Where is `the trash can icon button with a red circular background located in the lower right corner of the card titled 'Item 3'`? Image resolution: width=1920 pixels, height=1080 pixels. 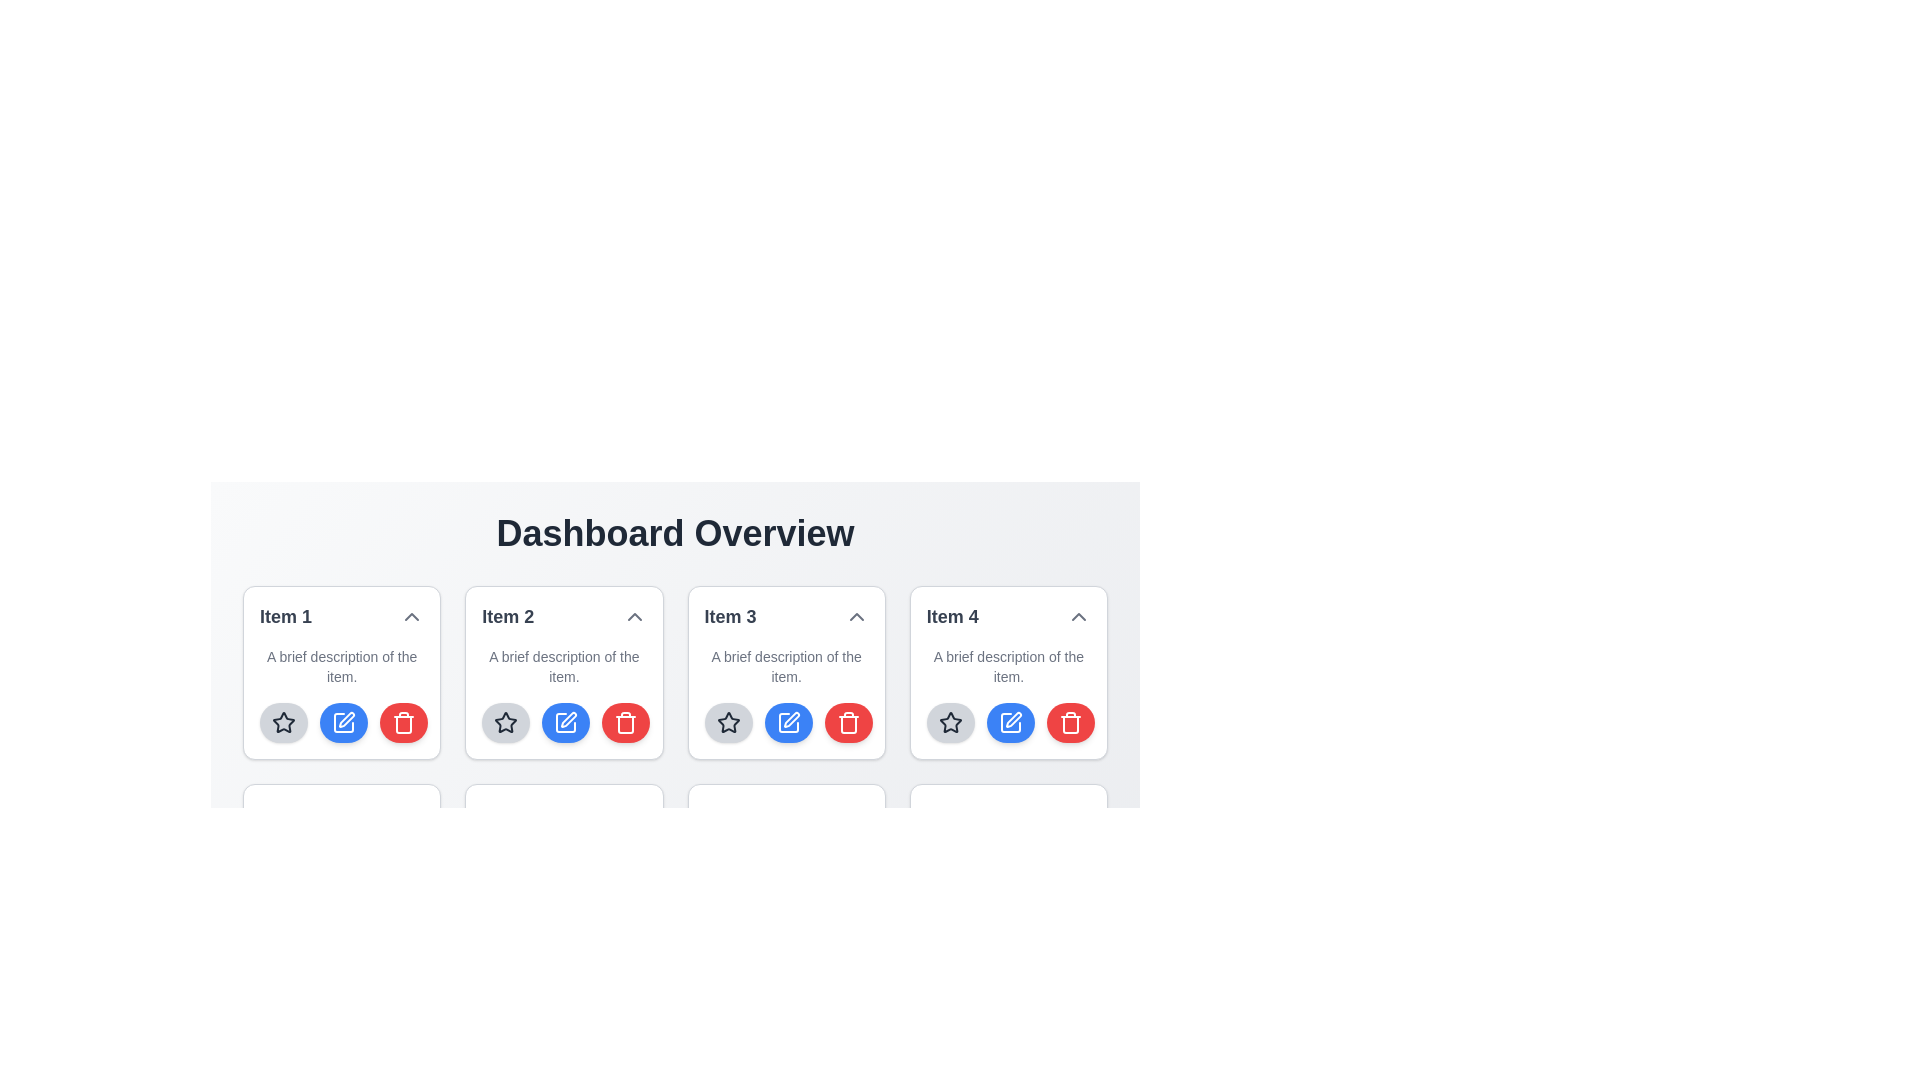
the trash can icon button with a red circular background located in the lower right corner of the card titled 'Item 3' is located at coordinates (848, 722).